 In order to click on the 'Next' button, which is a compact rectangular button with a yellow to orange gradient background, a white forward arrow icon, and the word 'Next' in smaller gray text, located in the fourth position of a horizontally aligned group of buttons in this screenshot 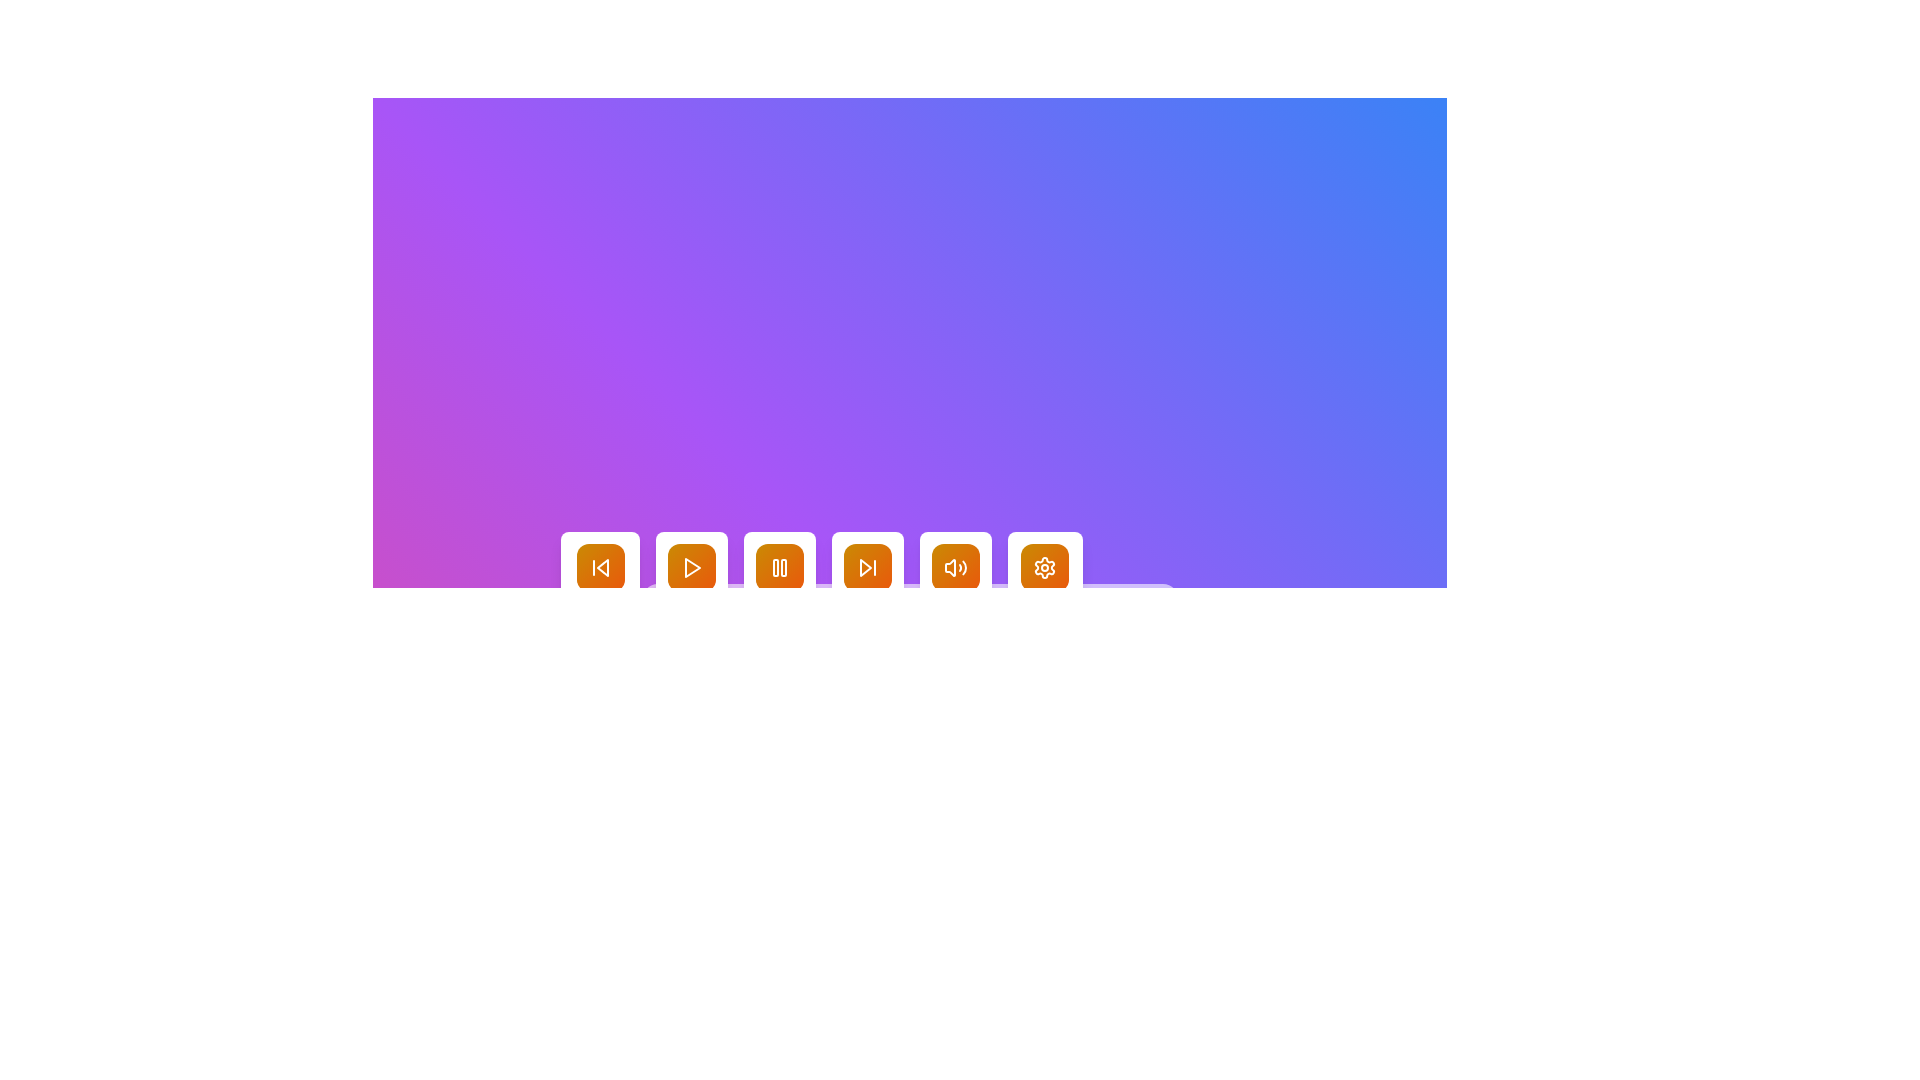, I will do `click(867, 582)`.